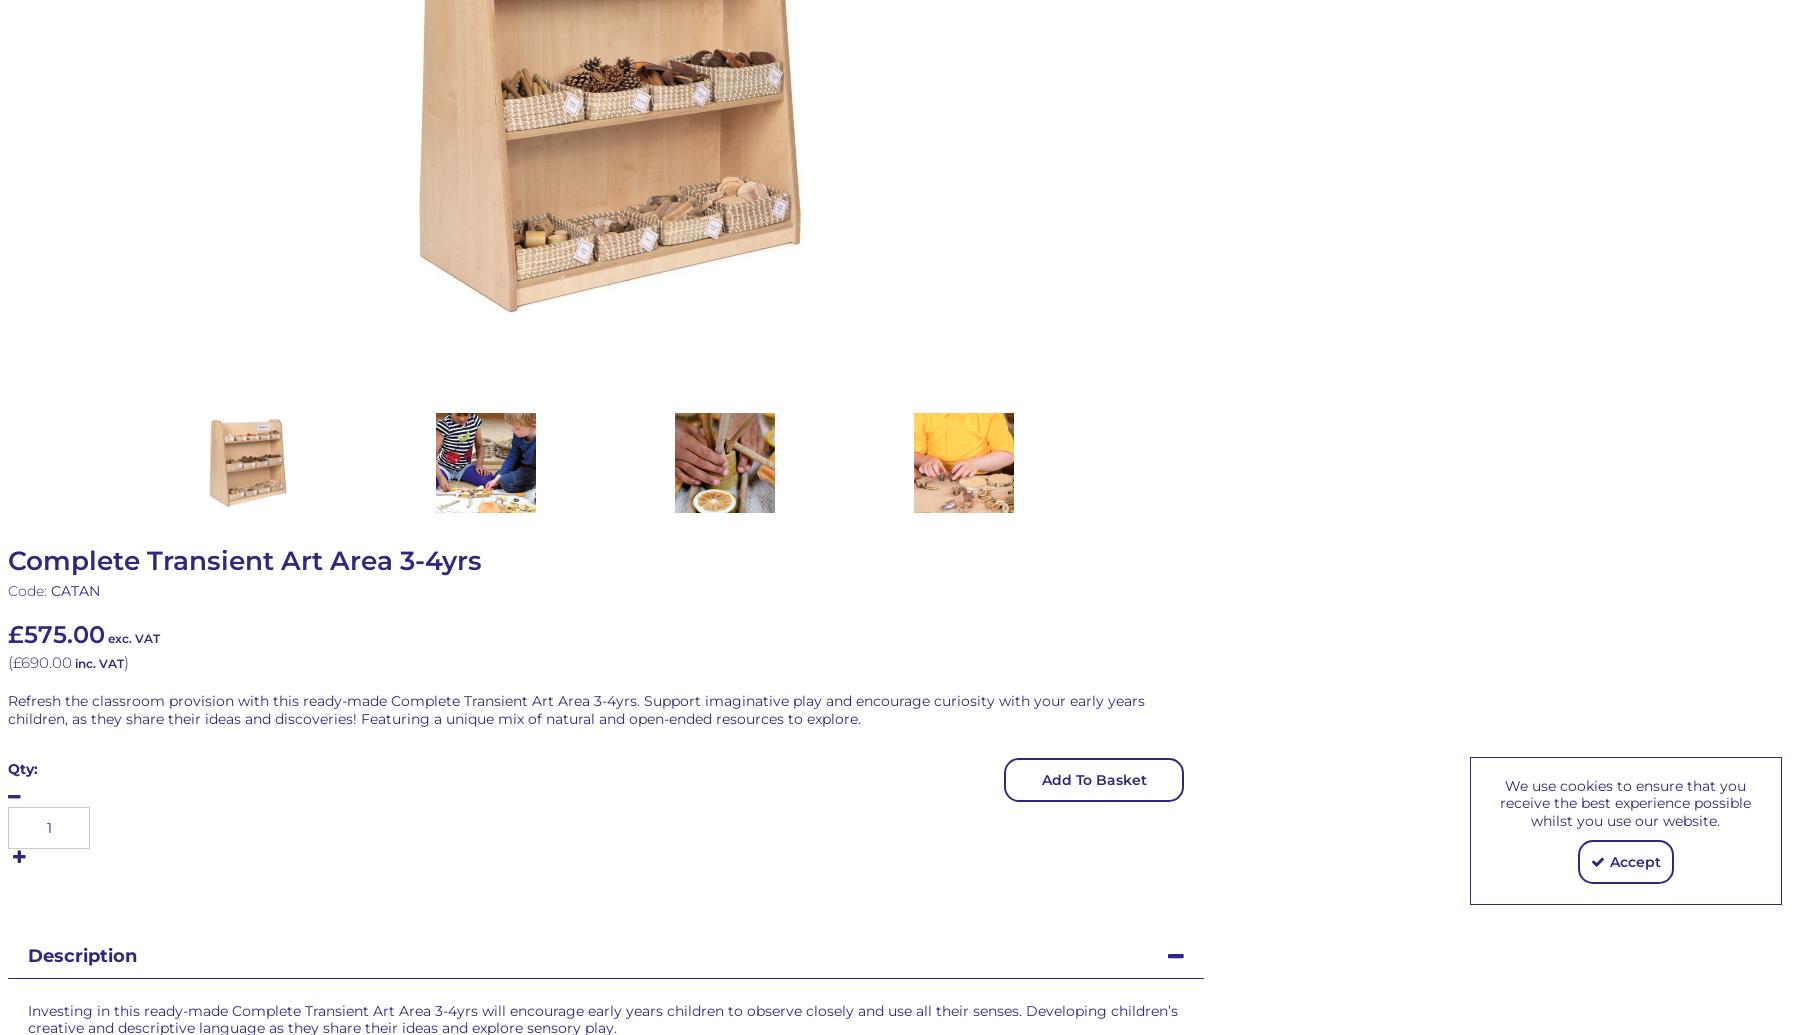 The width and height of the screenshot is (1802, 1035). Describe the element at coordinates (1633, 861) in the screenshot. I see `'Accept'` at that location.